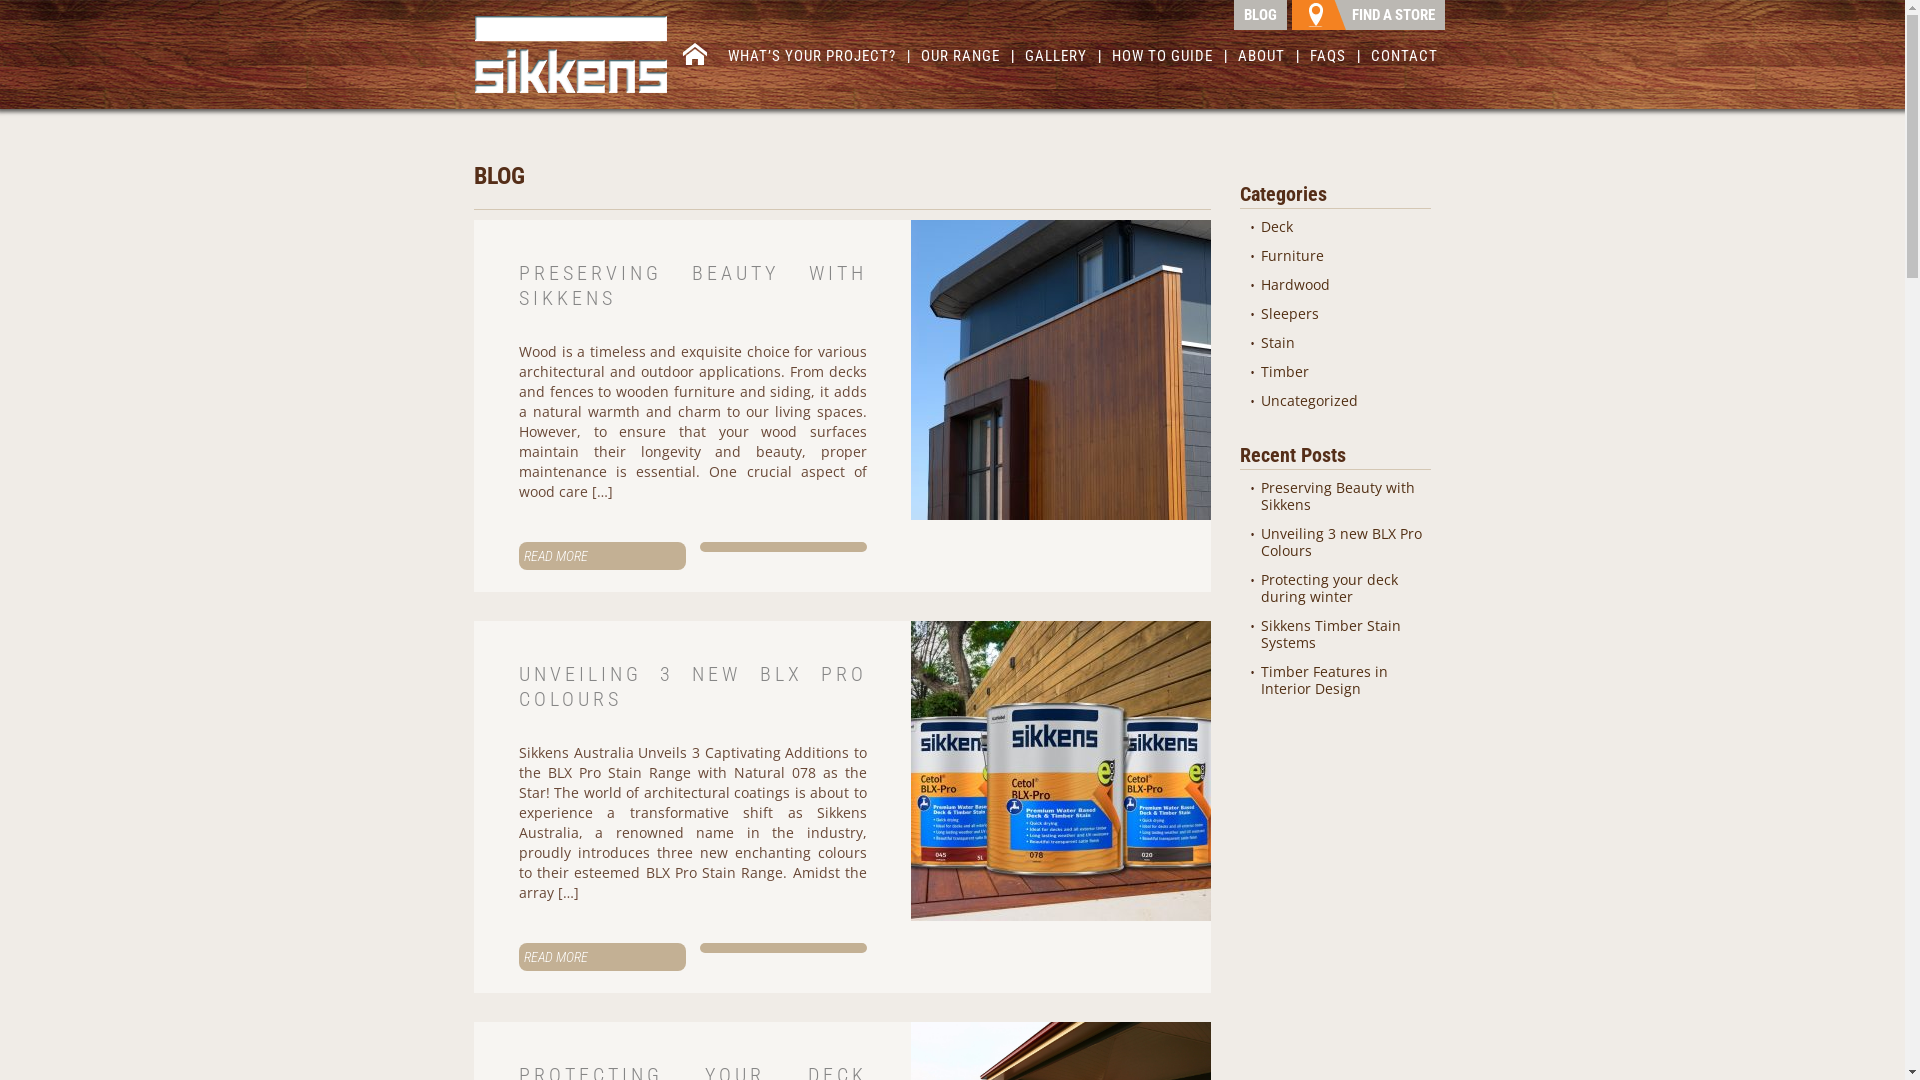 The width and height of the screenshot is (1920, 1080). I want to click on 'Deck', so click(1275, 225).